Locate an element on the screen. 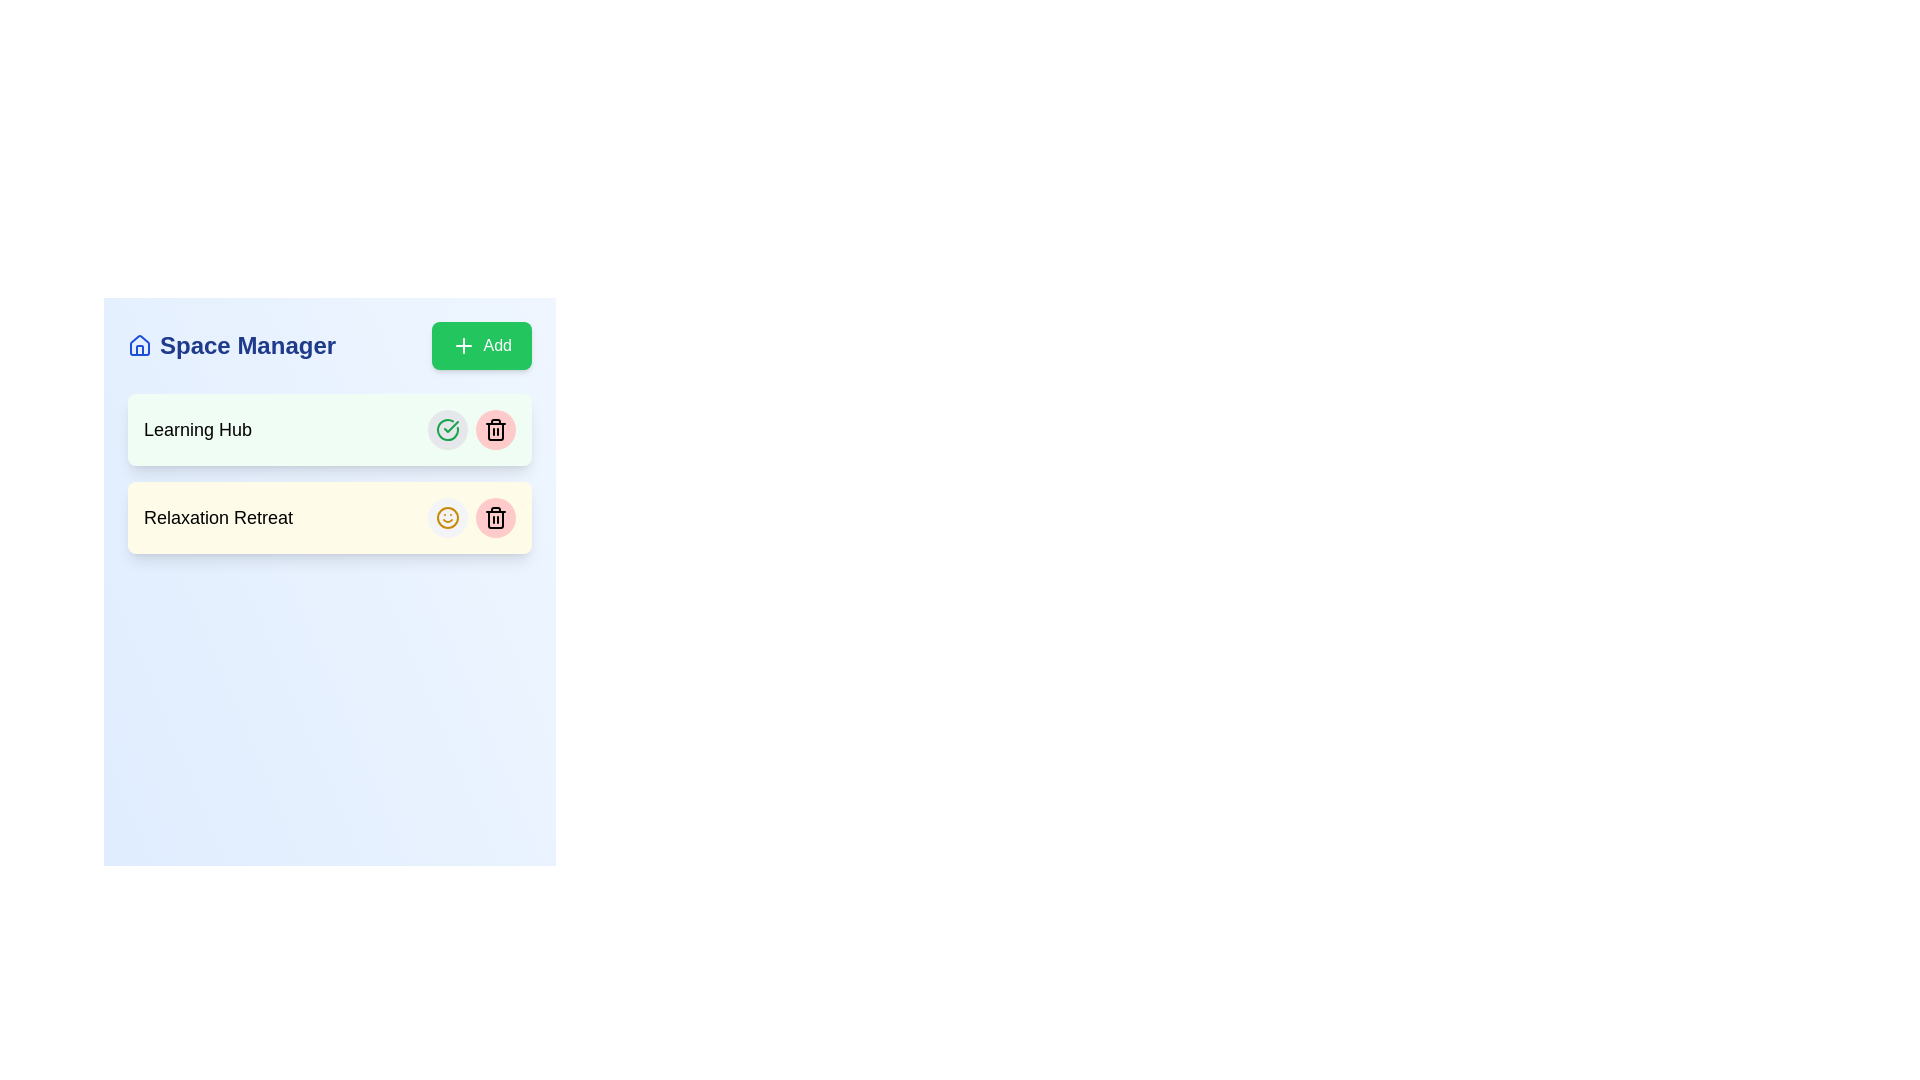 The height and width of the screenshot is (1080, 1920). the status represented by the confirmation check icon in the top-right corner of the 'Learning Hub' card, which is visually distinct due to its green color scheme is located at coordinates (446, 428).